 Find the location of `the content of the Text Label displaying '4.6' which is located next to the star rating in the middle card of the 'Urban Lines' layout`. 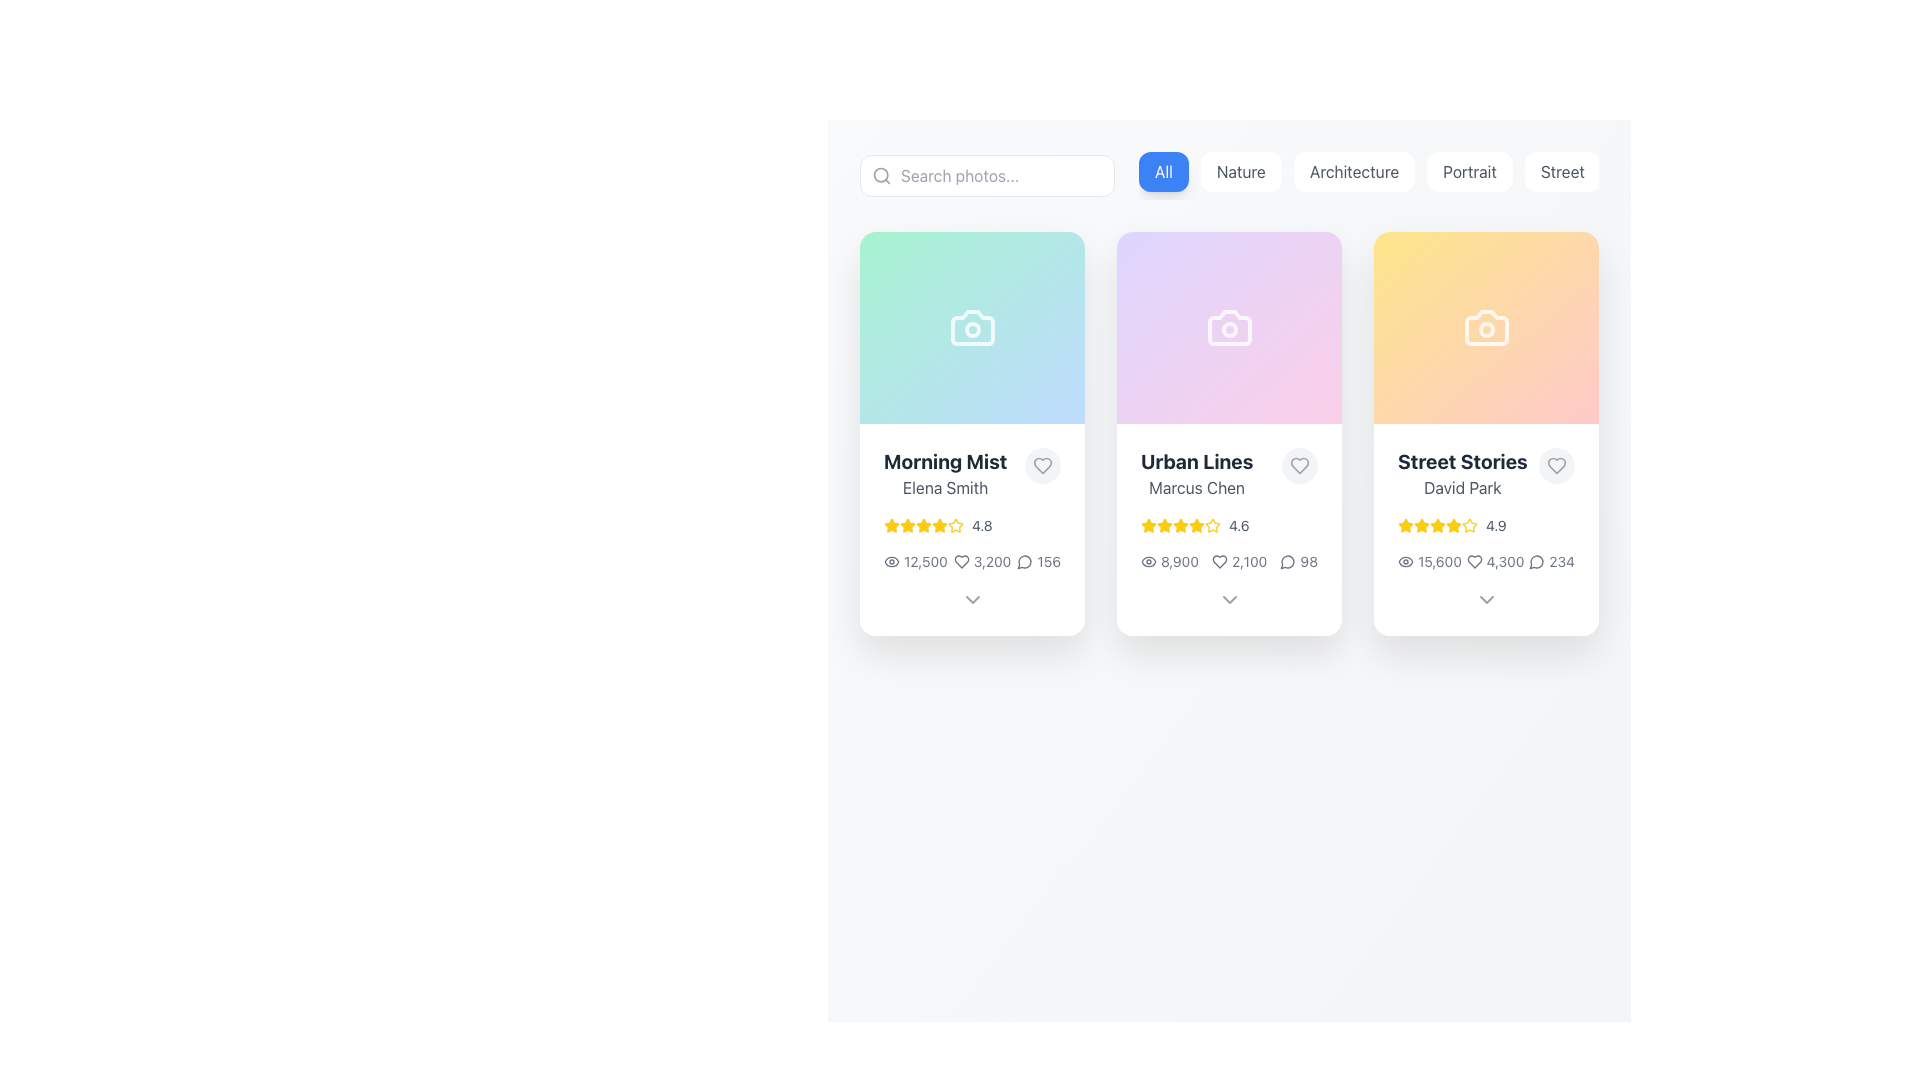

the content of the Text Label displaying '4.6' which is located next to the star rating in the middle card of the 'Urban Lines' layout is located at coordinates (1238, 524).